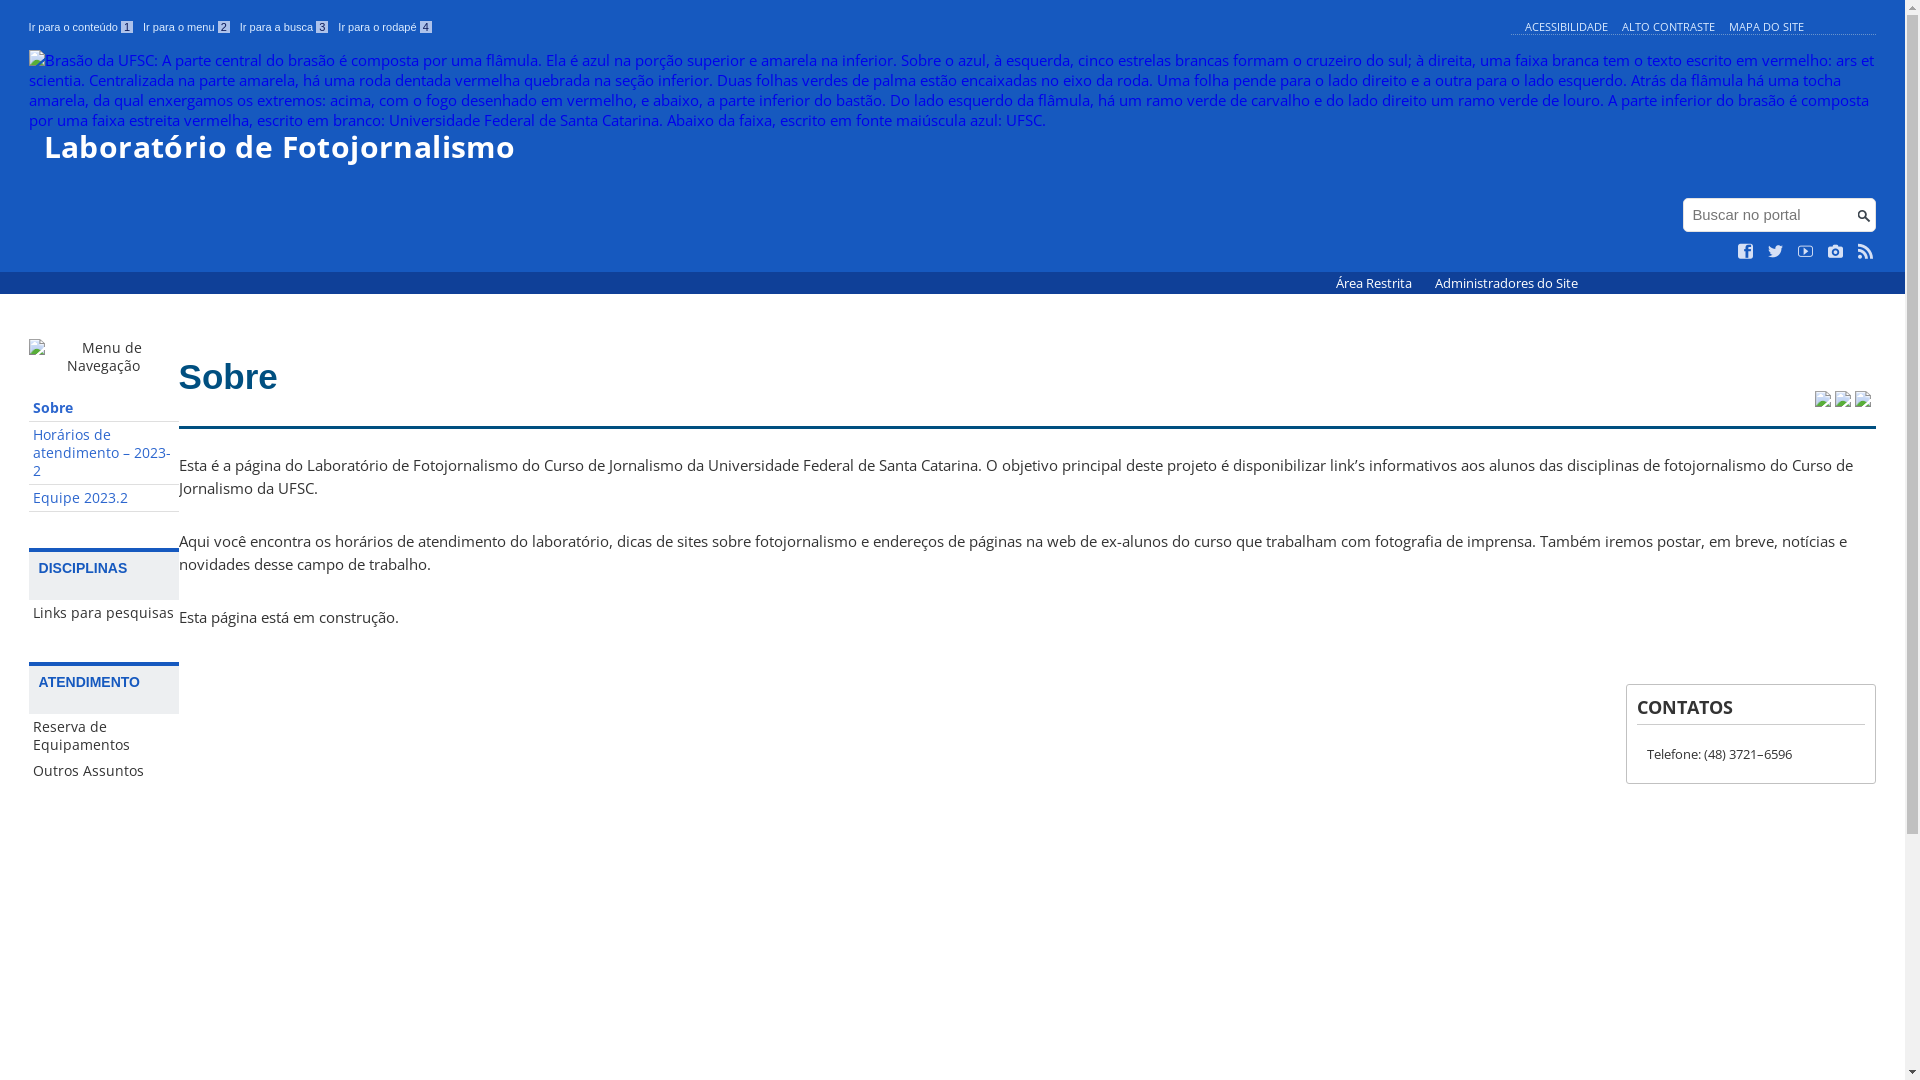  I want to click on 'ACESSIBILIDADE', so click(1565, 26).